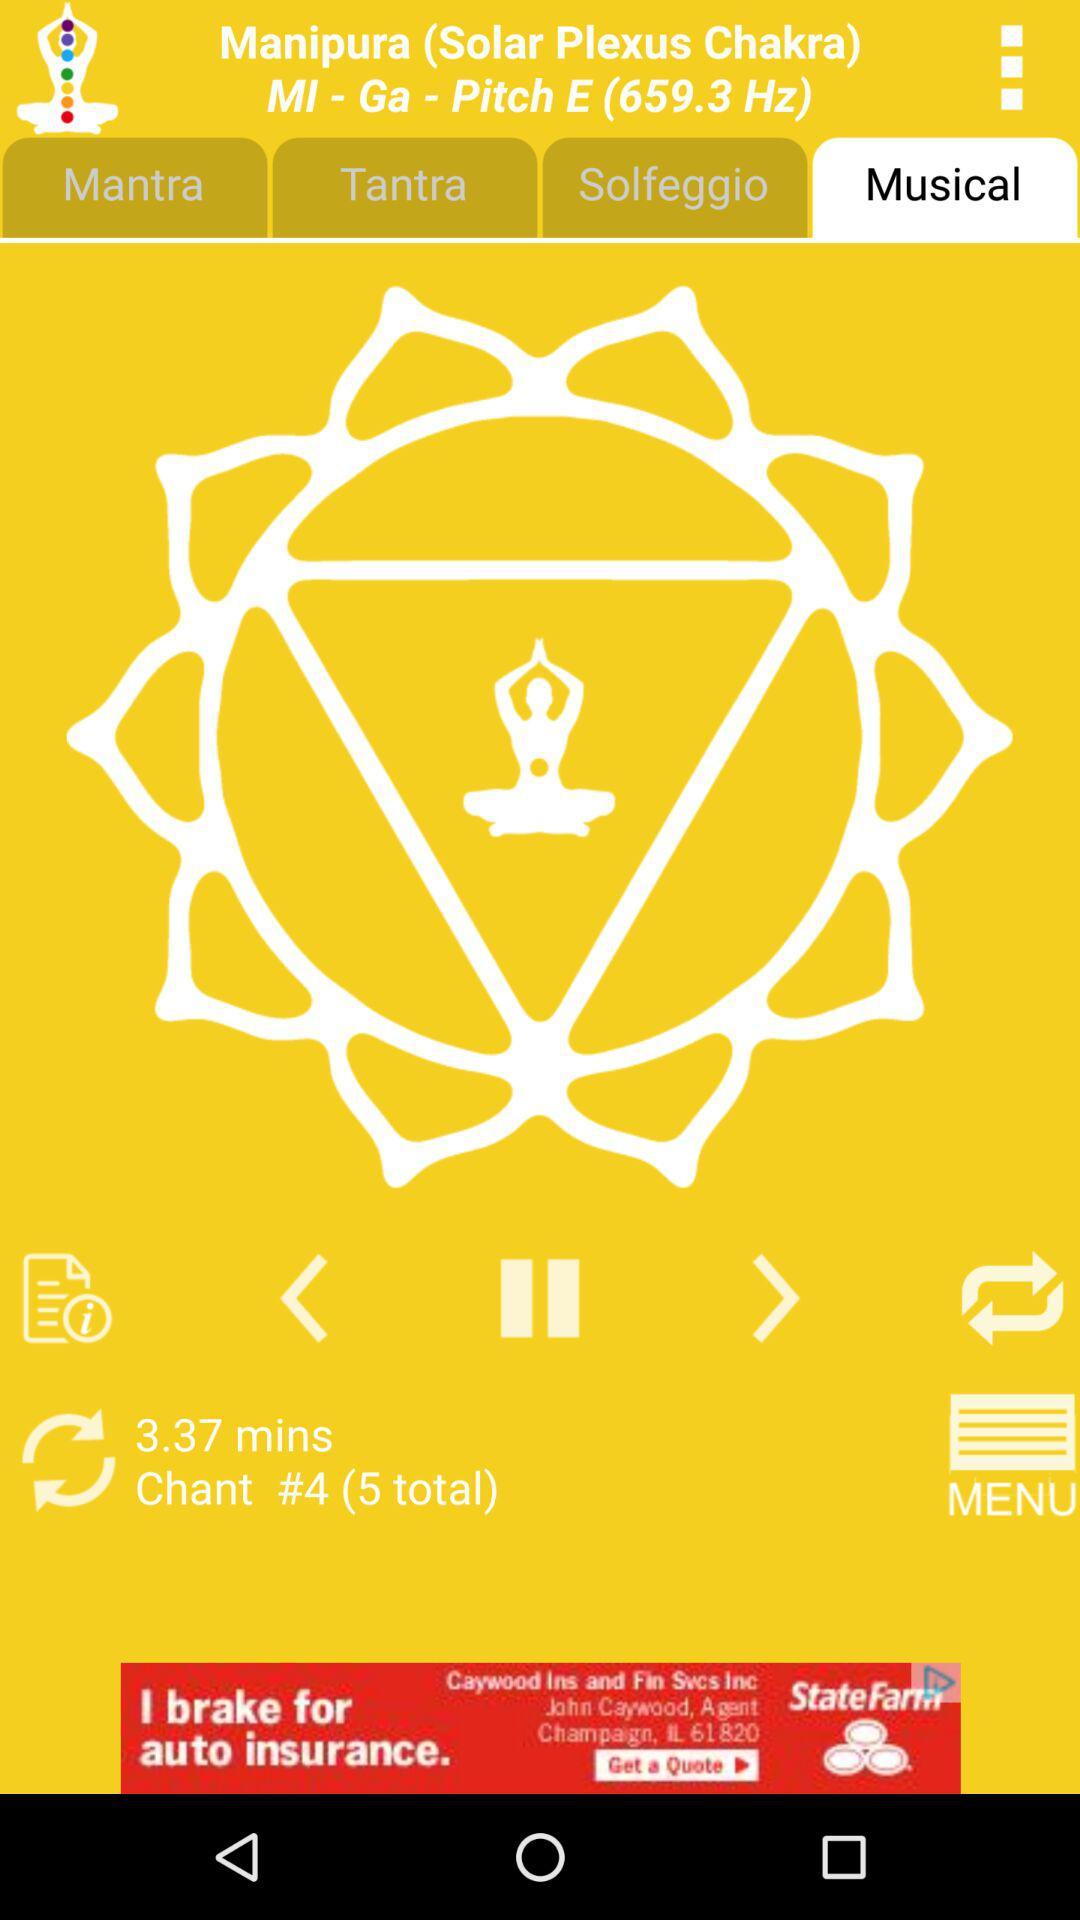 The image size is (1080, 1920). I want to click on previous, so click(303, 1298).